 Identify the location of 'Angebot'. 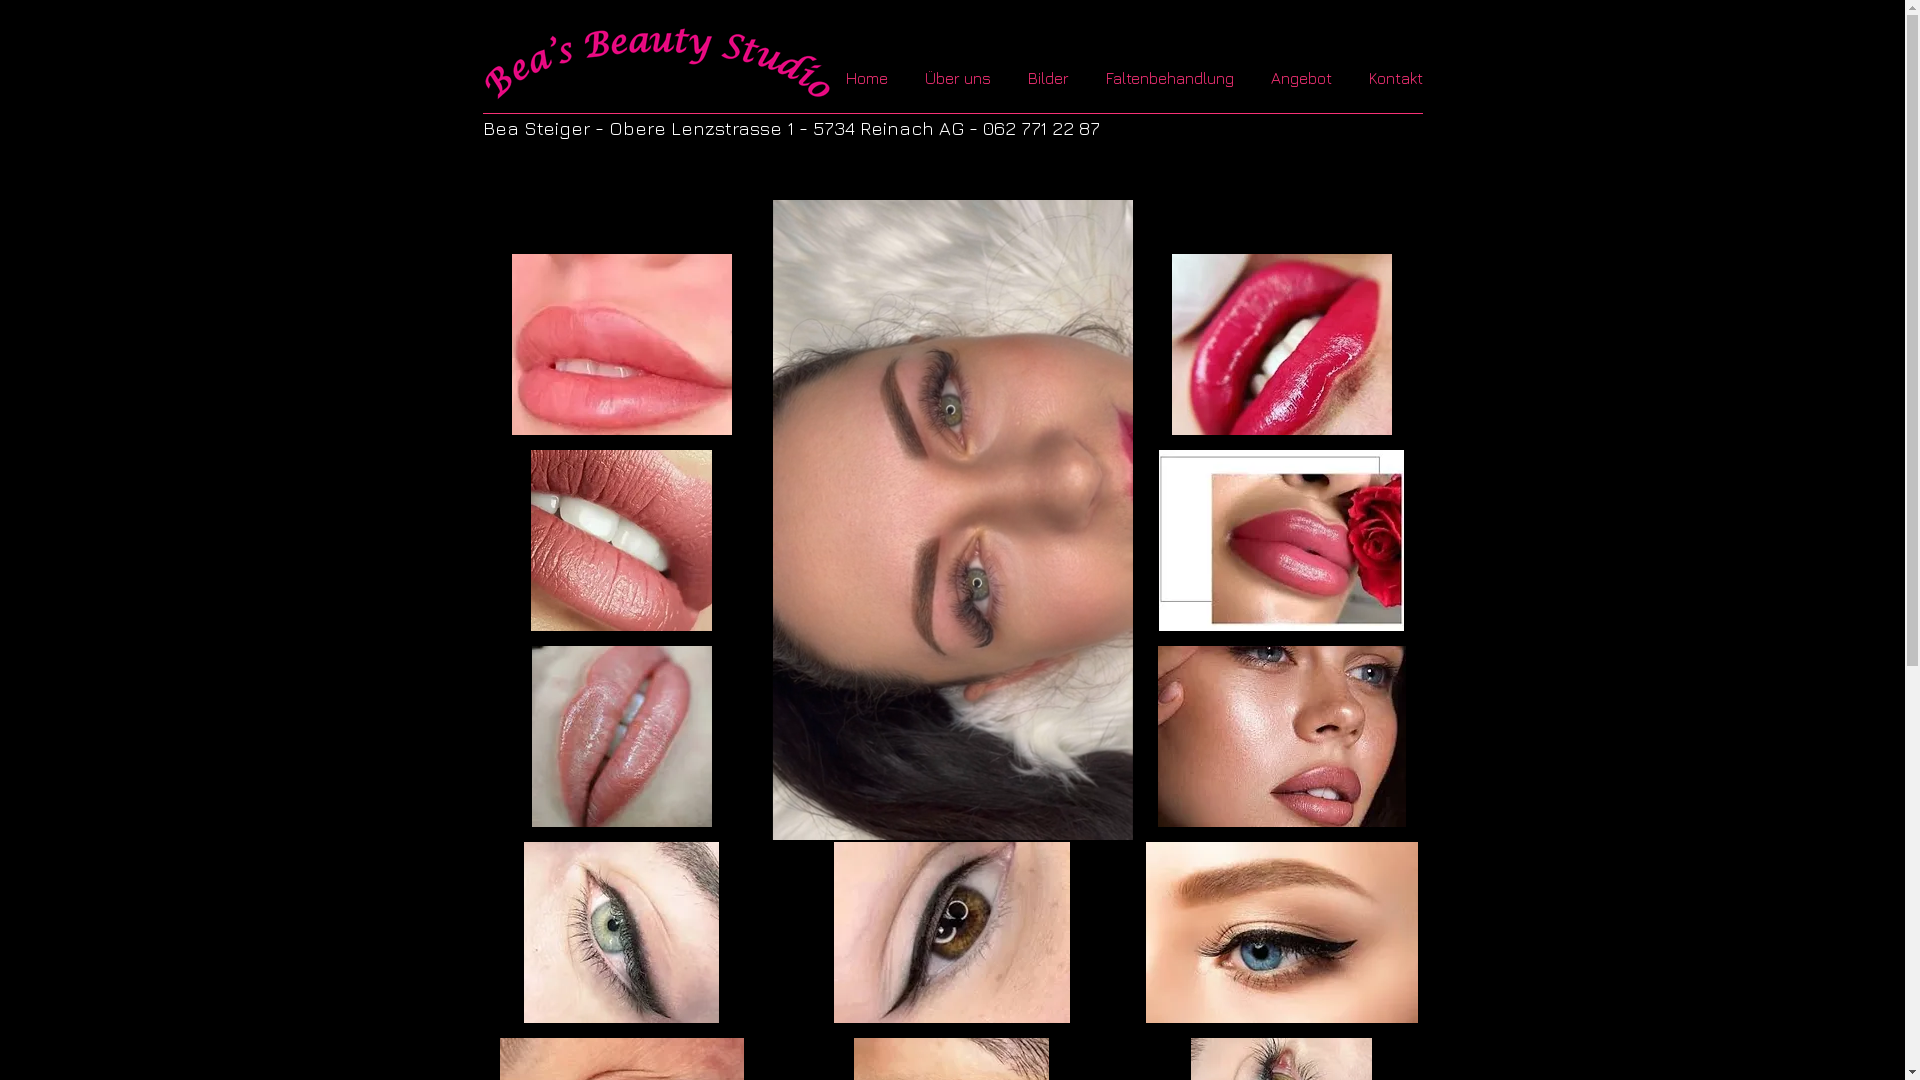
(1304, 76).